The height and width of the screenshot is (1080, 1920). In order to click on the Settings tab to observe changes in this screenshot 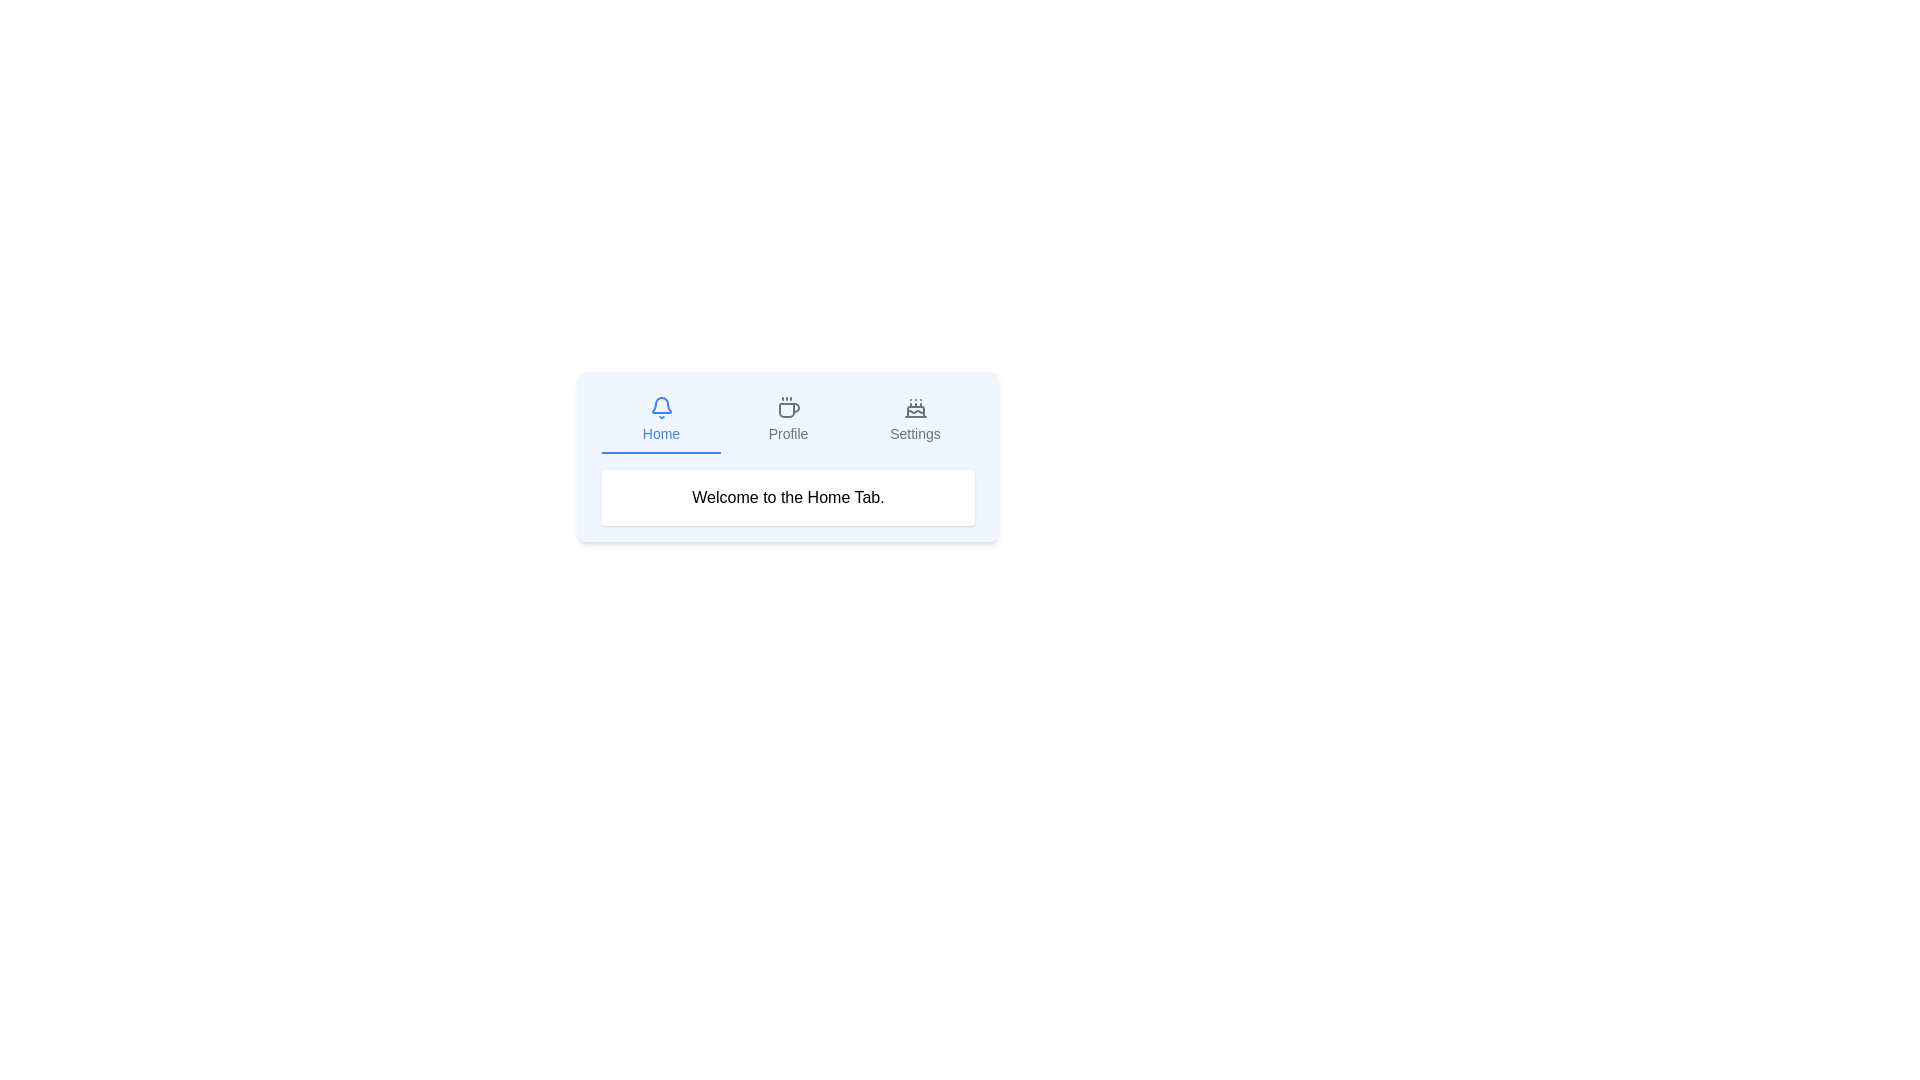, I will do `click(914, 419)`.